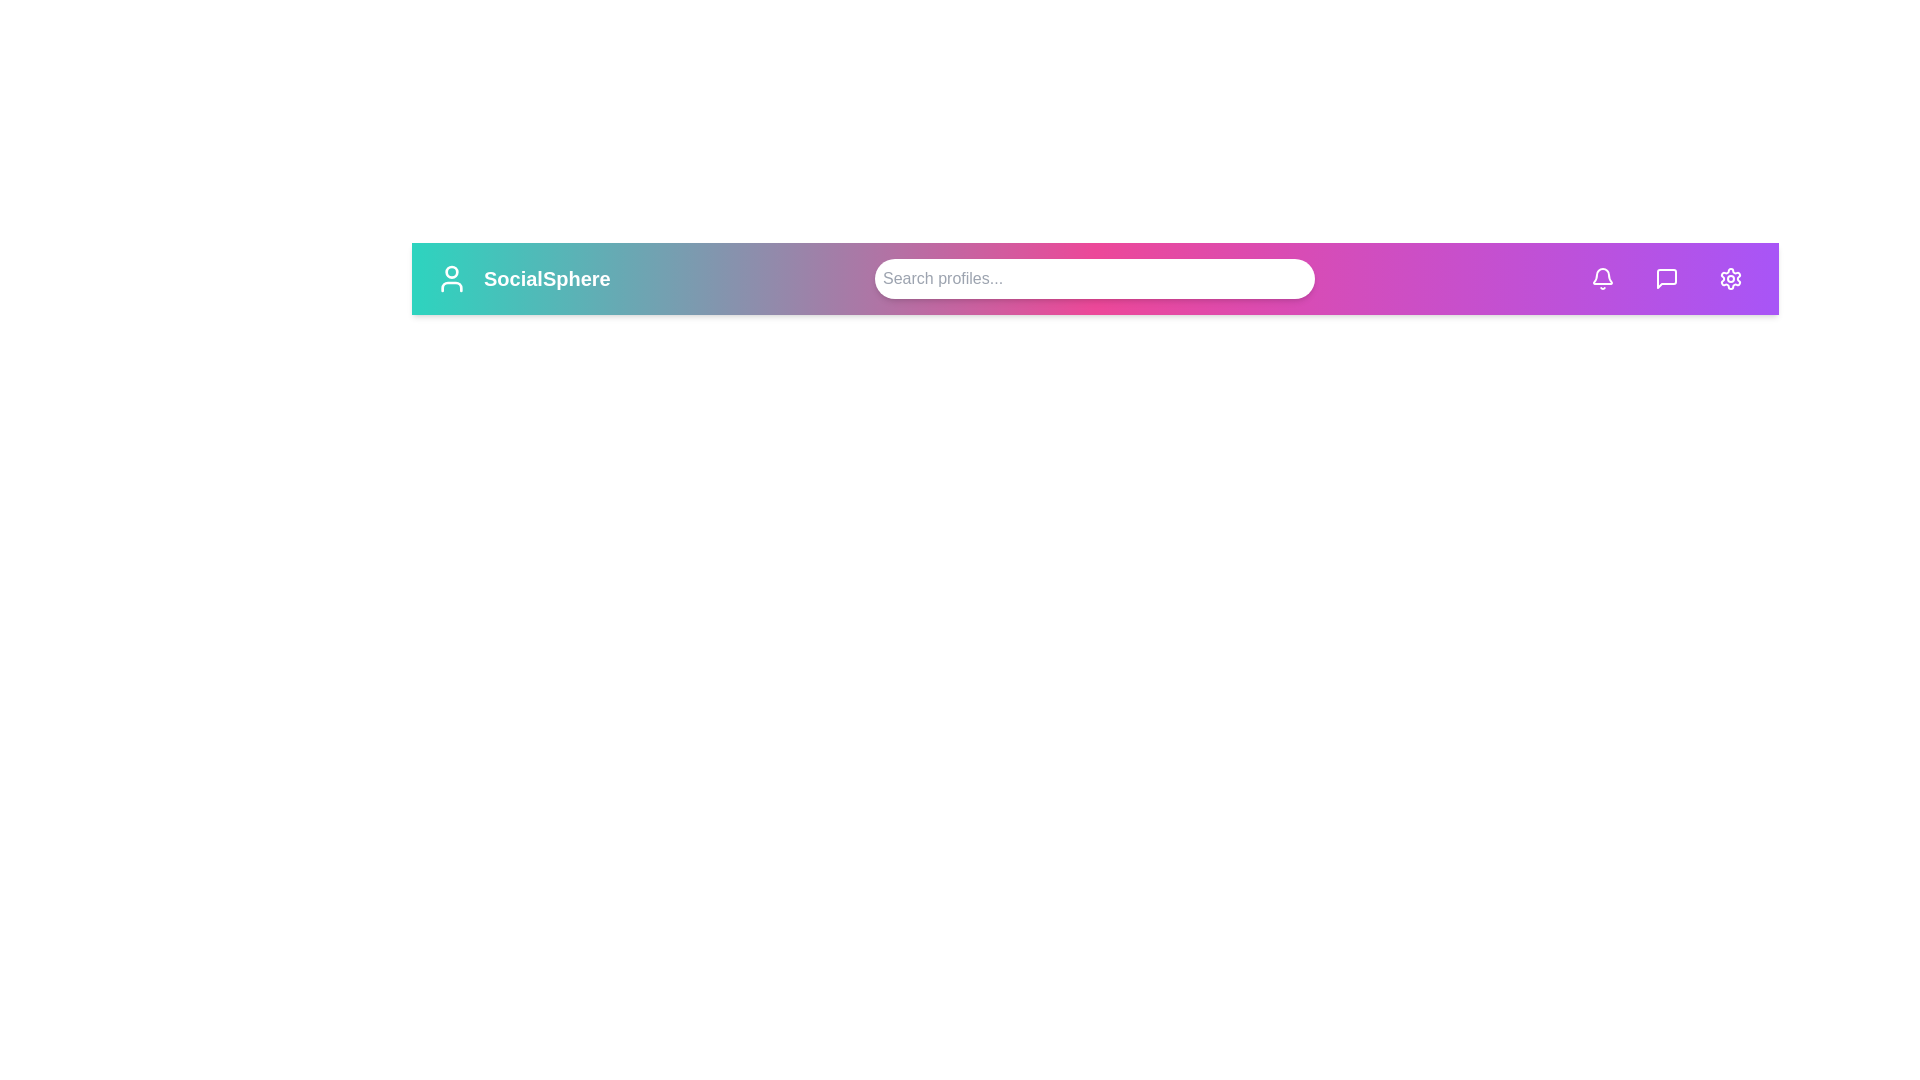  I want to click on the user icon to view the profile, so click(450, 278).